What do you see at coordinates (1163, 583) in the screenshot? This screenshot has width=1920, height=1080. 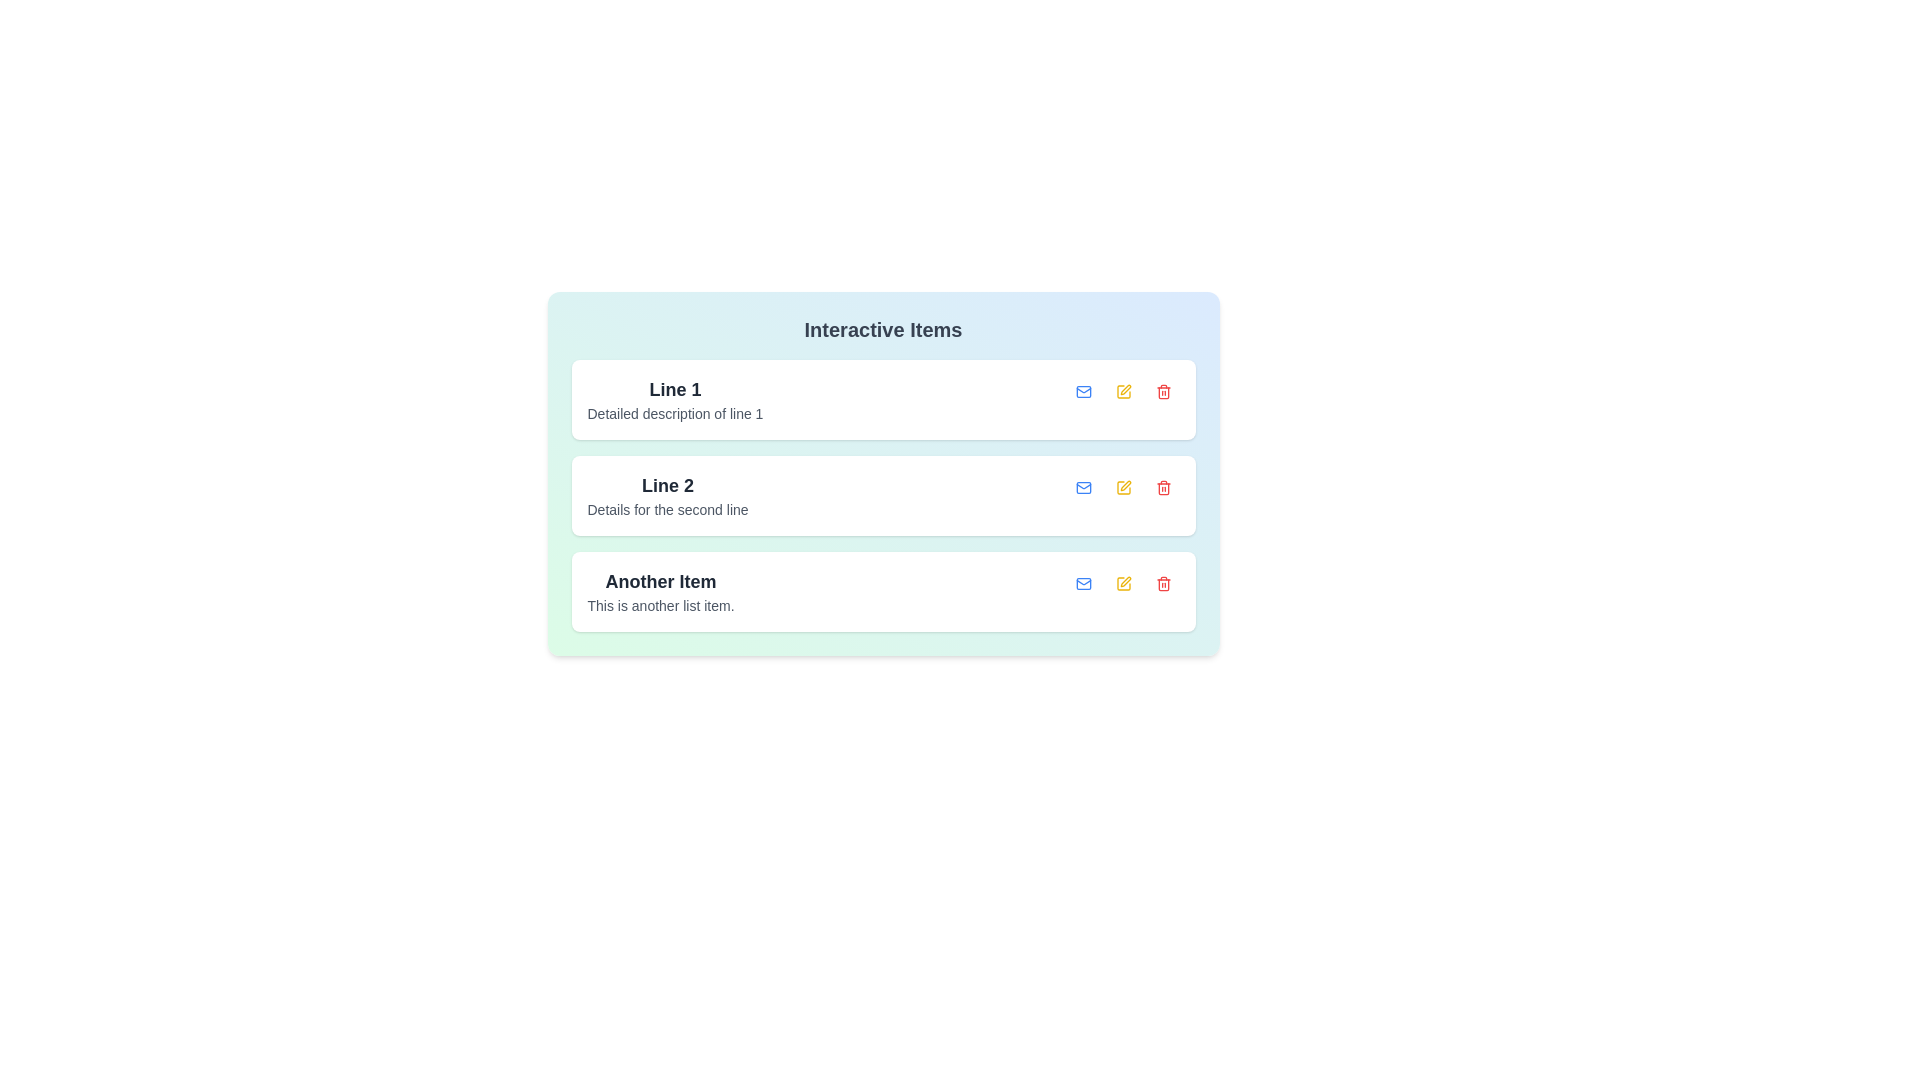 I see `delete button for the item with the title Another Item` at bounding box center [1163, 583].